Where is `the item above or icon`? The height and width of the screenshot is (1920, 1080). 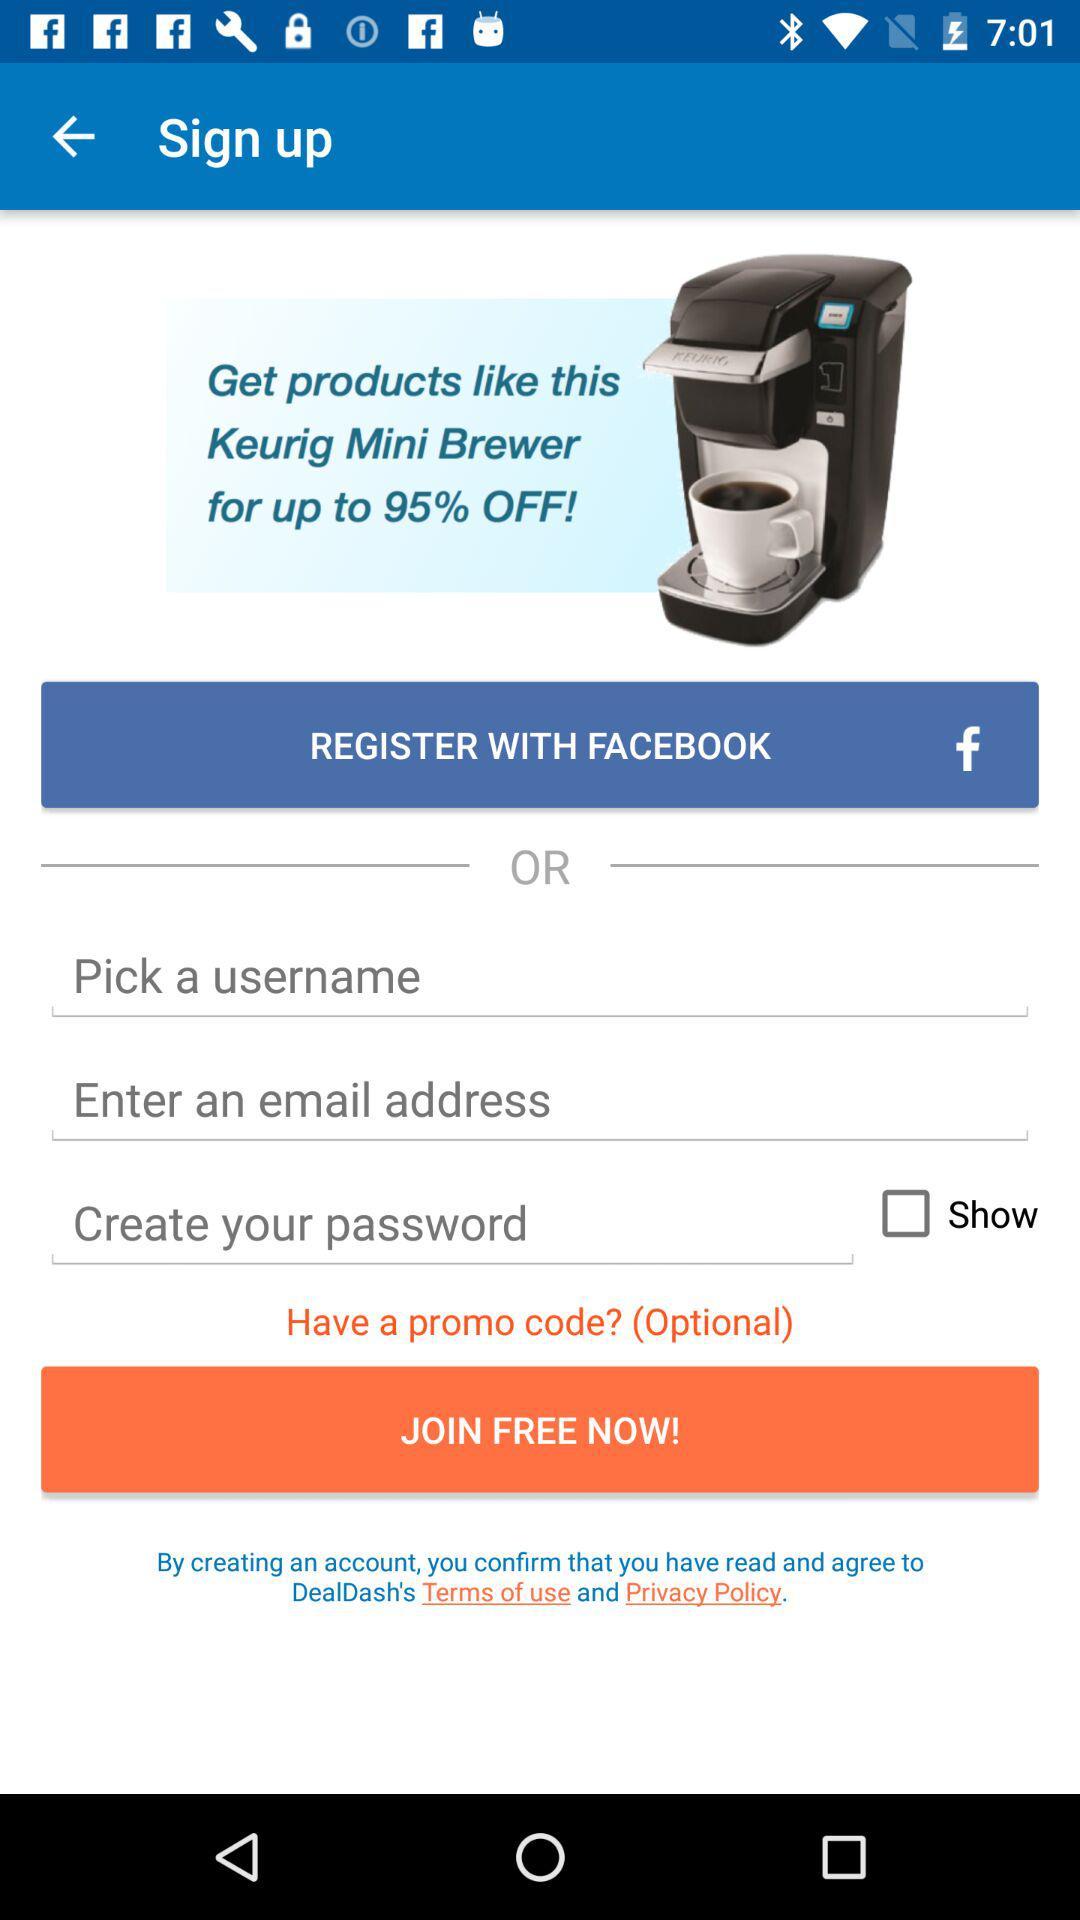
the item above or icon is located at coordinates (540, 743).